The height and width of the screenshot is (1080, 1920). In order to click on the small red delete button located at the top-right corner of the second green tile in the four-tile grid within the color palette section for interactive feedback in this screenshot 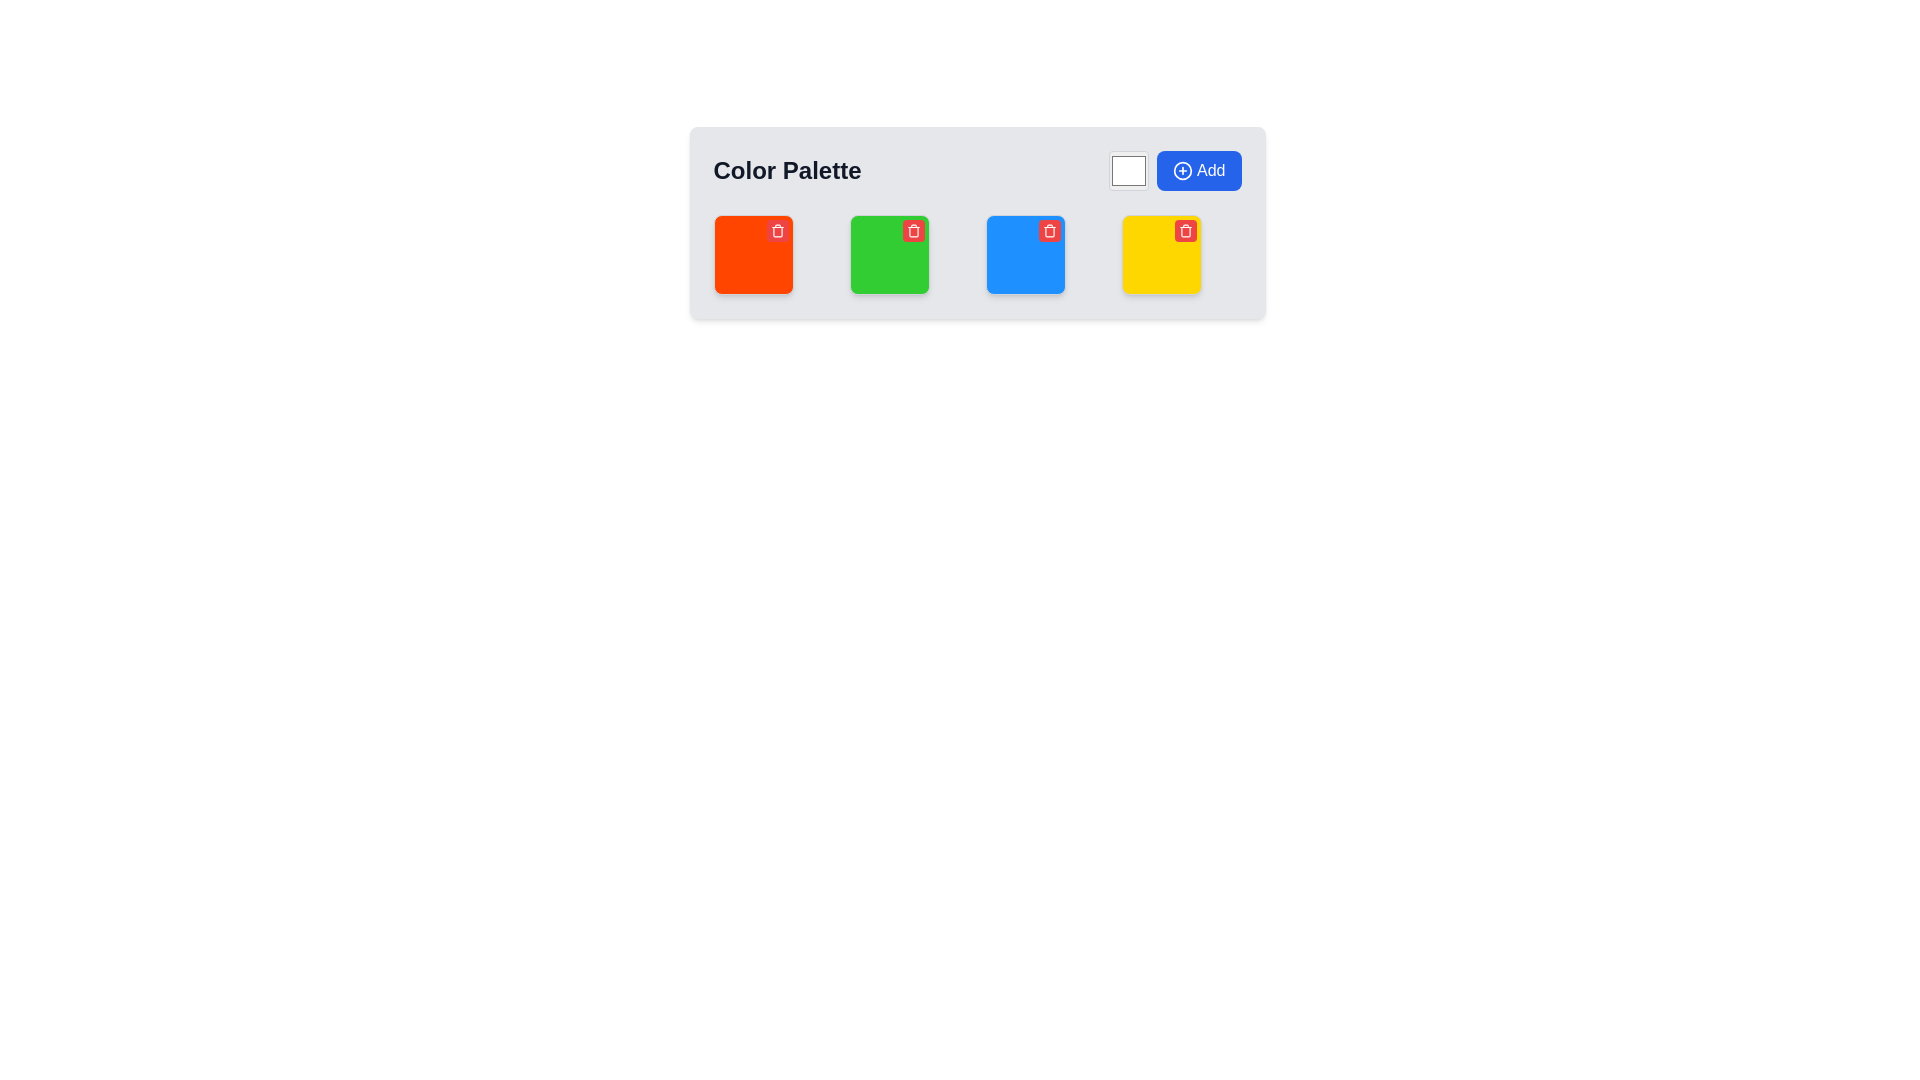, I will do `click(912, 230)`.